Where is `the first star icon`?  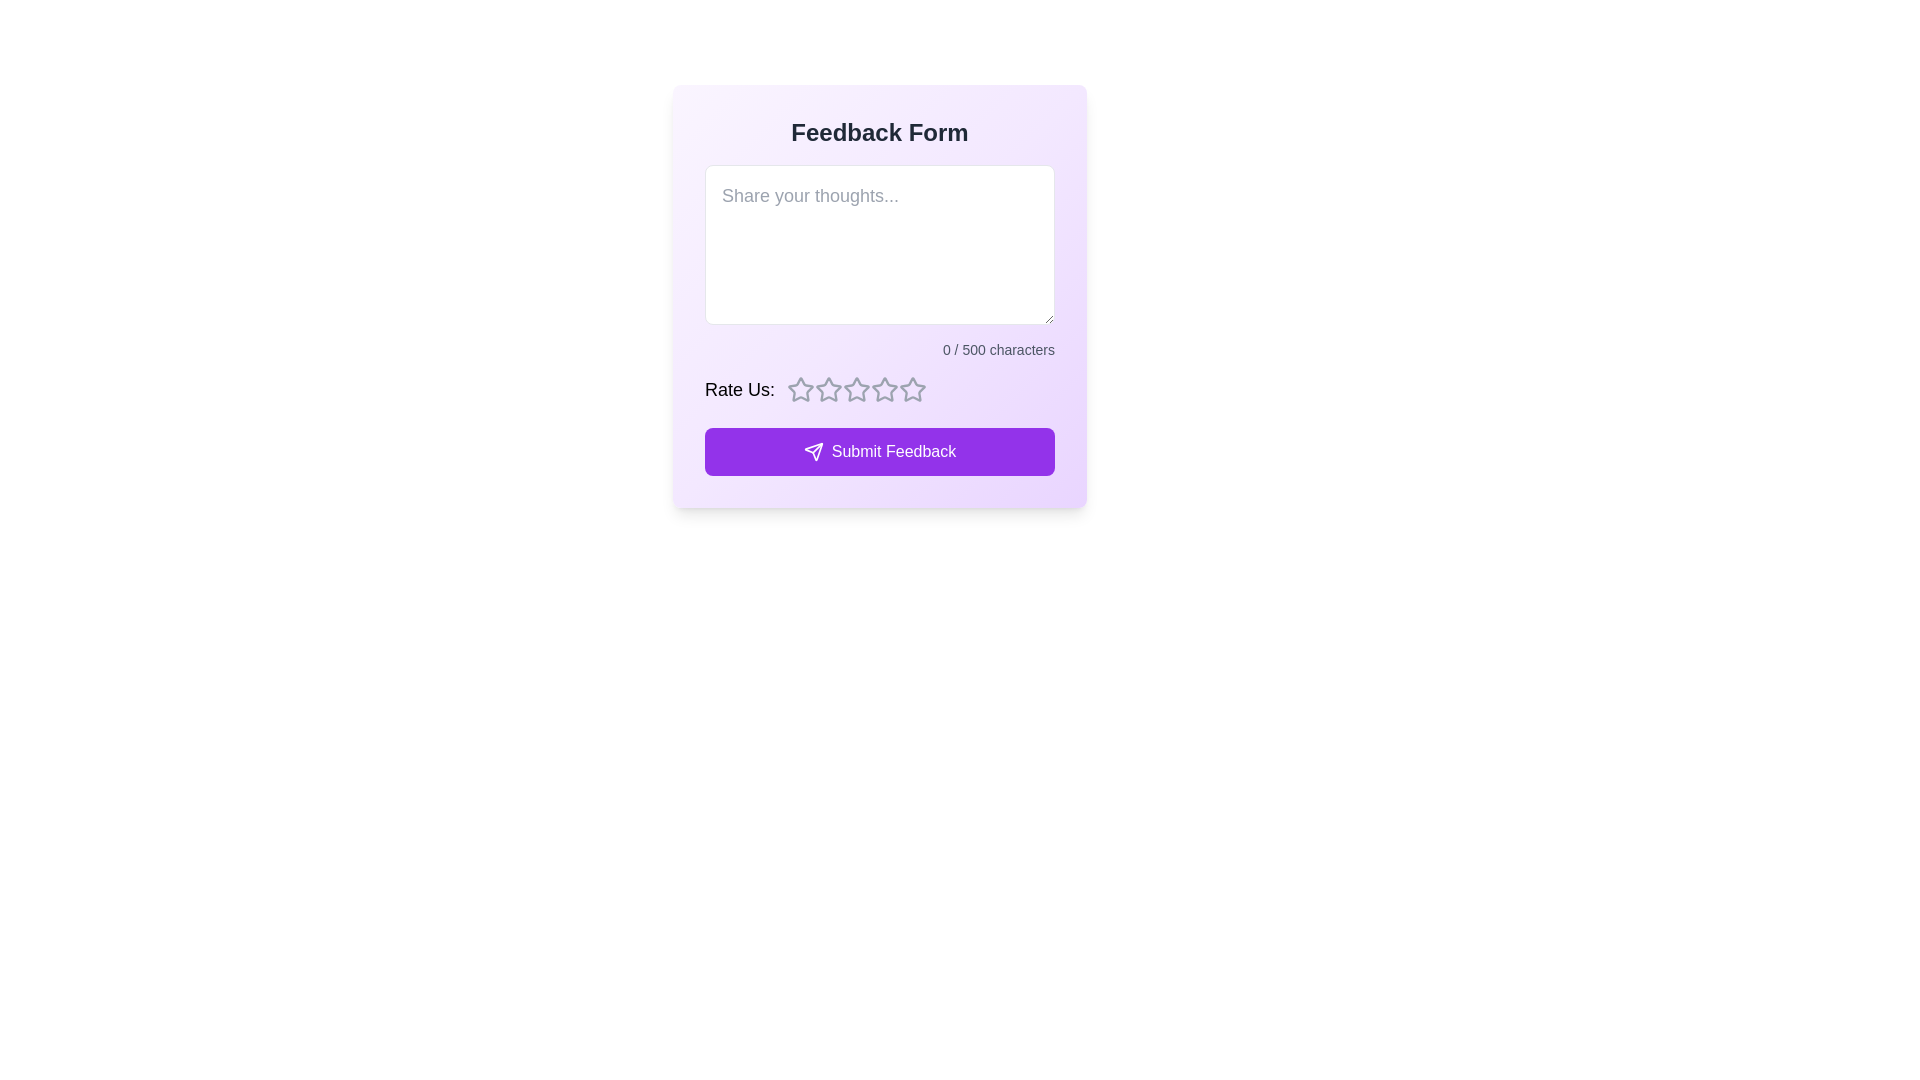
the first star icon is located at coordinates (801, 389).